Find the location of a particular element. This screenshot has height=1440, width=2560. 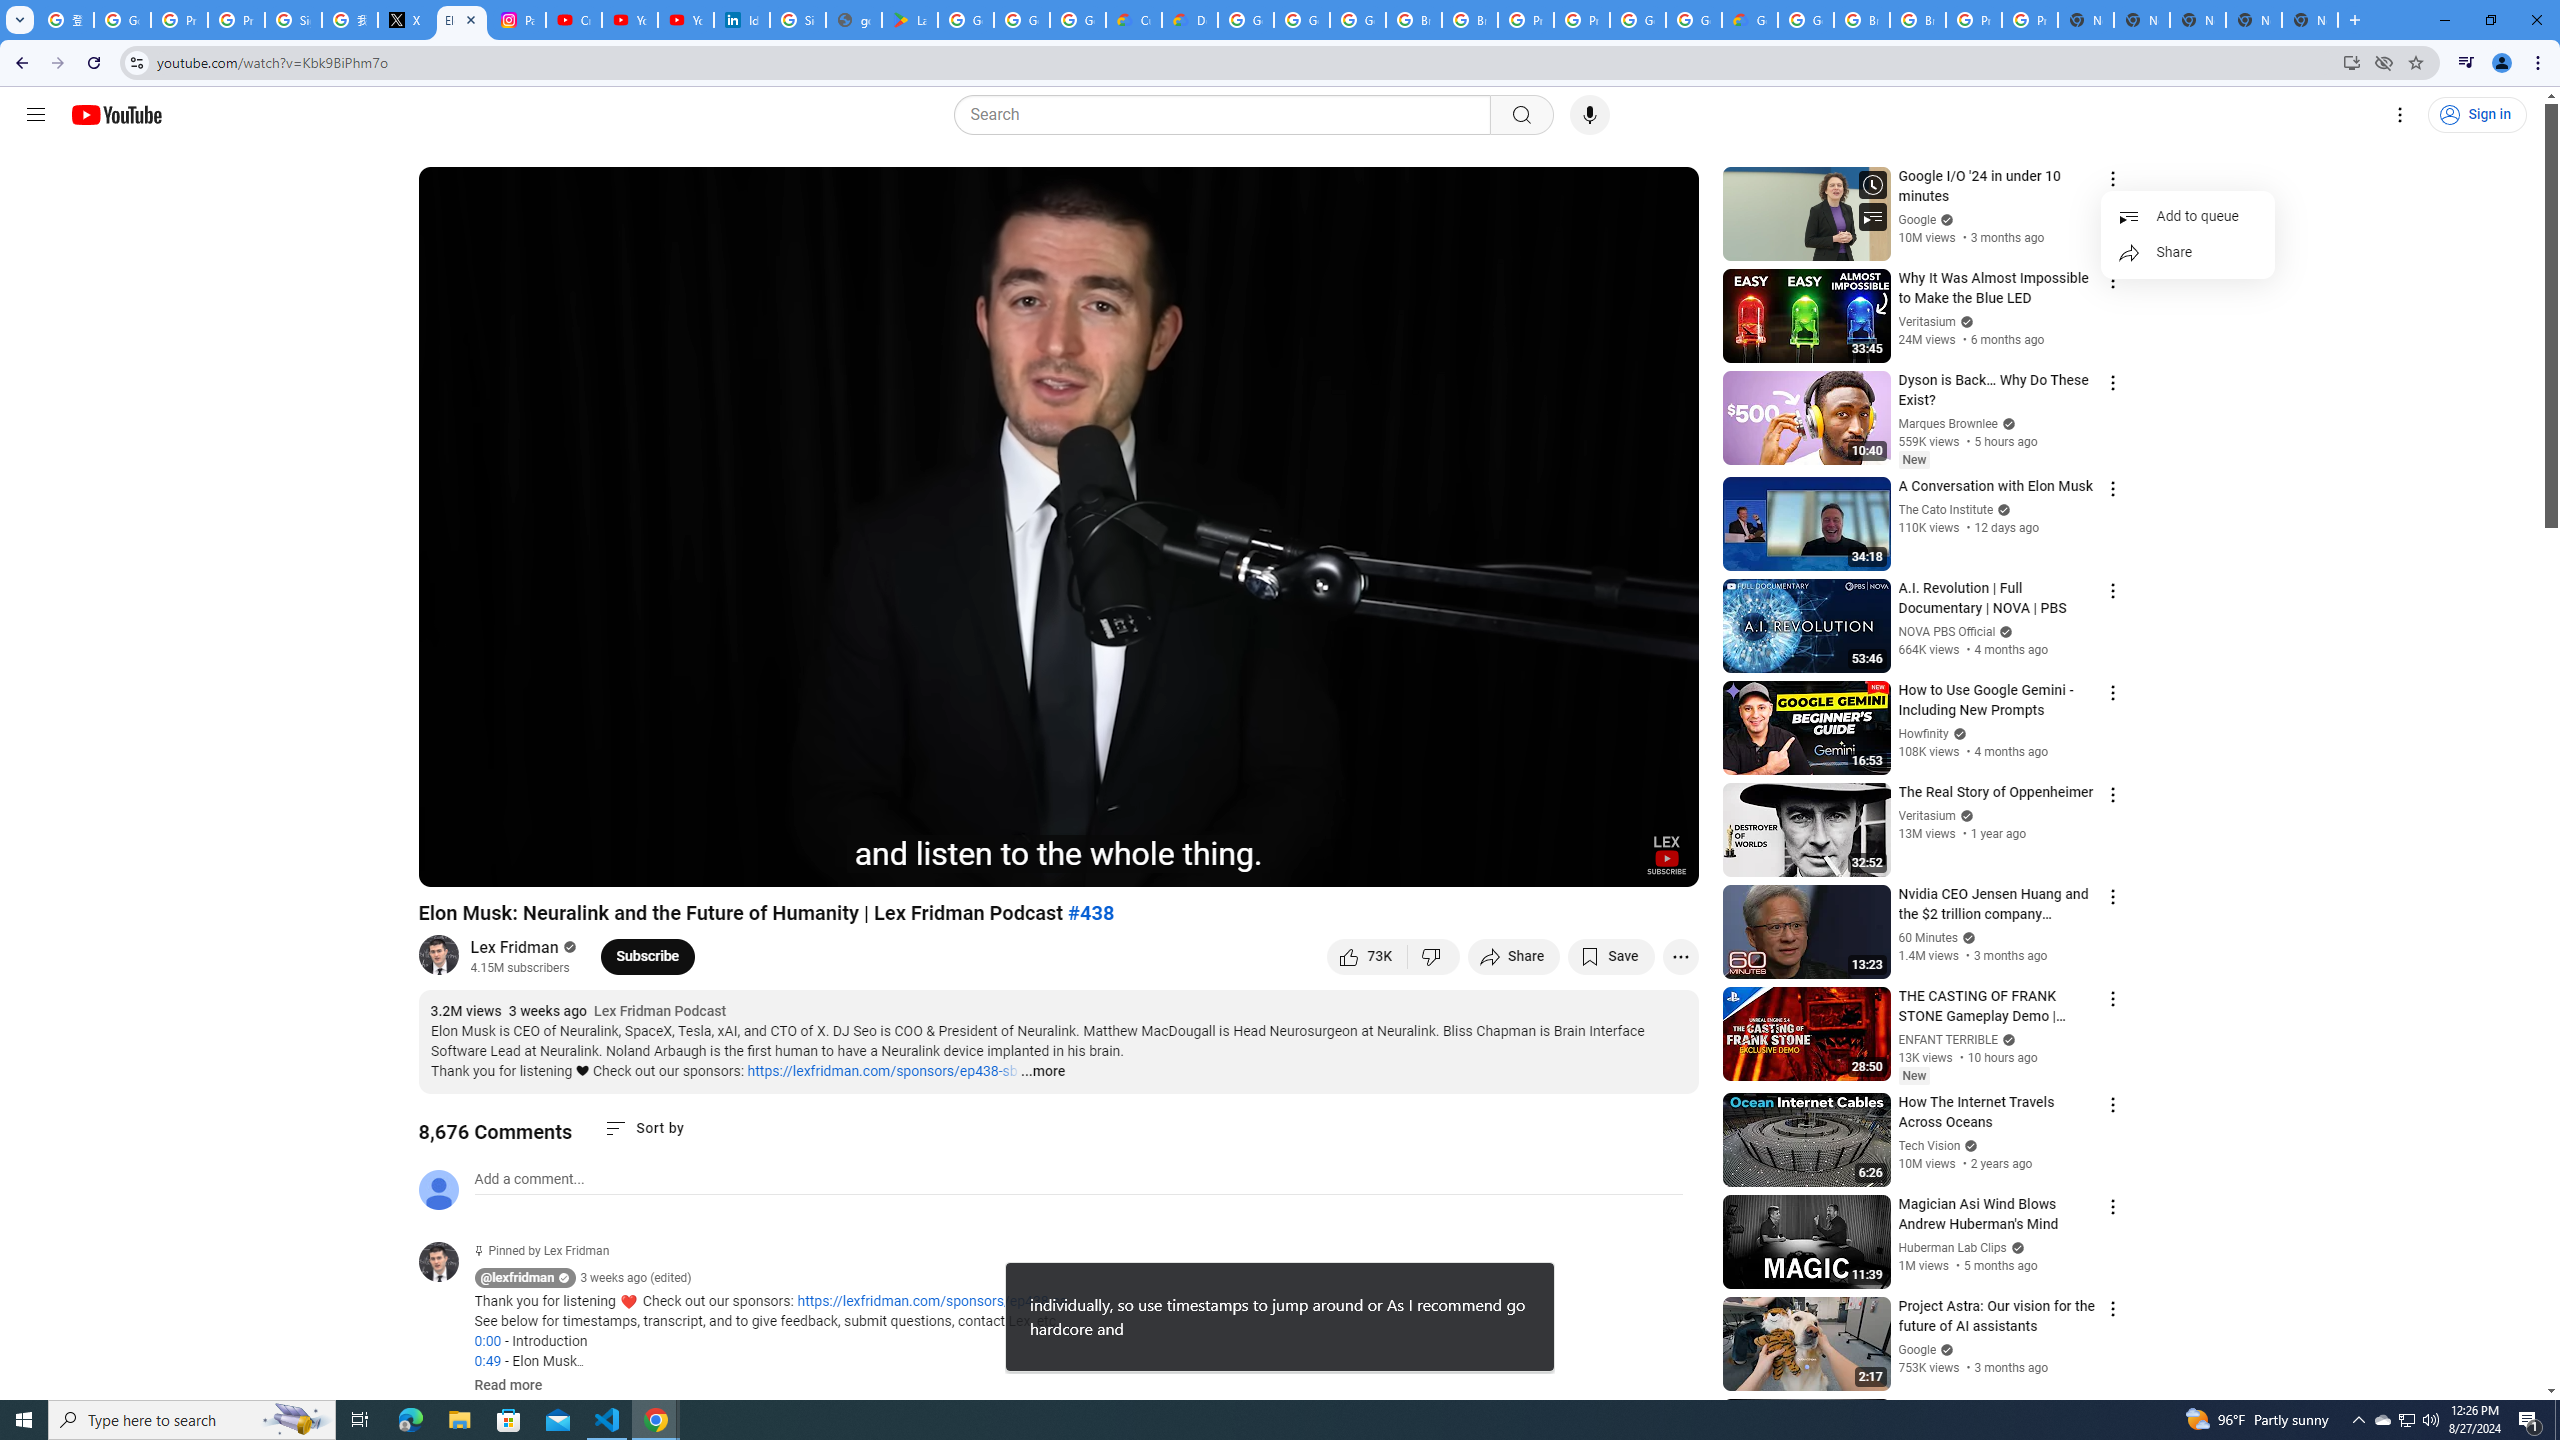

'More actions' is located at coordinates (1679, 955).